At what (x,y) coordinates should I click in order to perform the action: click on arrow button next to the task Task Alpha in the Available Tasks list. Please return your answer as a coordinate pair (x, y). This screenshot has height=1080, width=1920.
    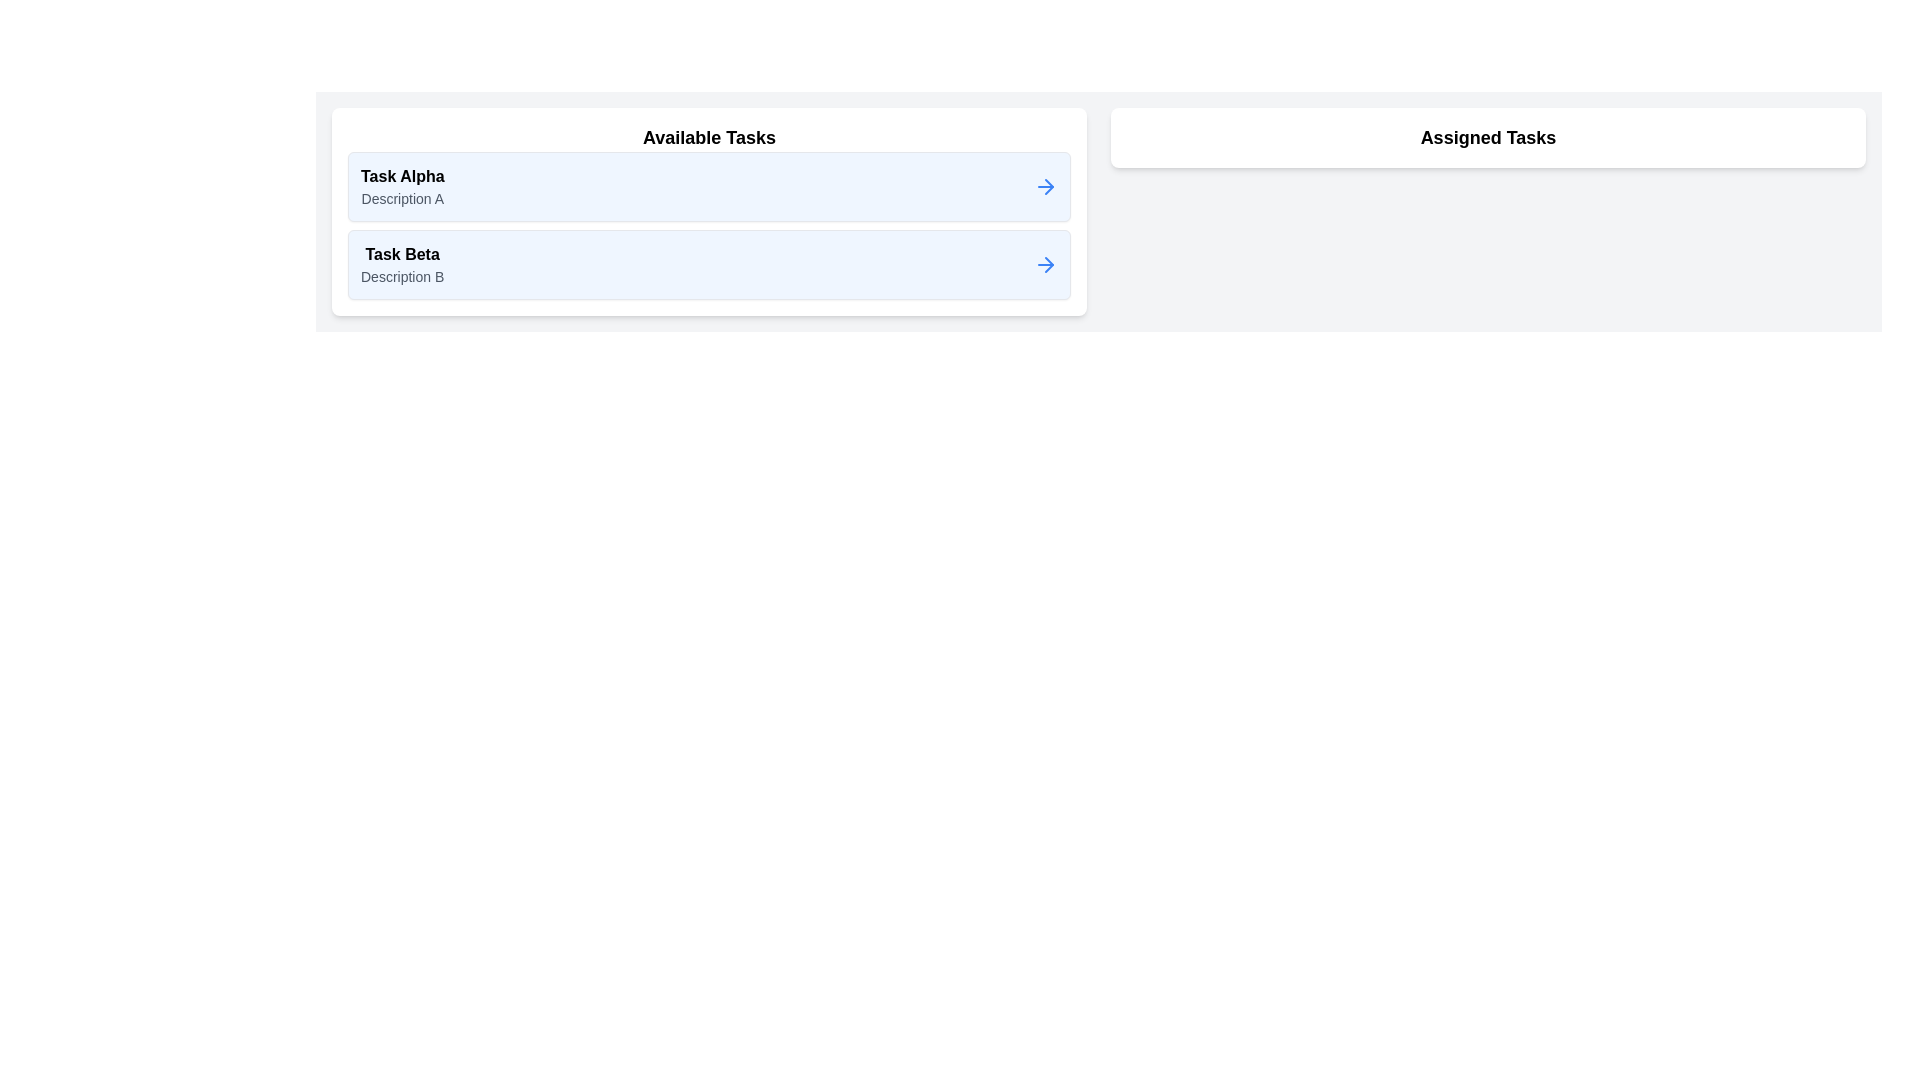
    Looking at the image, I should click on (1045, 186).